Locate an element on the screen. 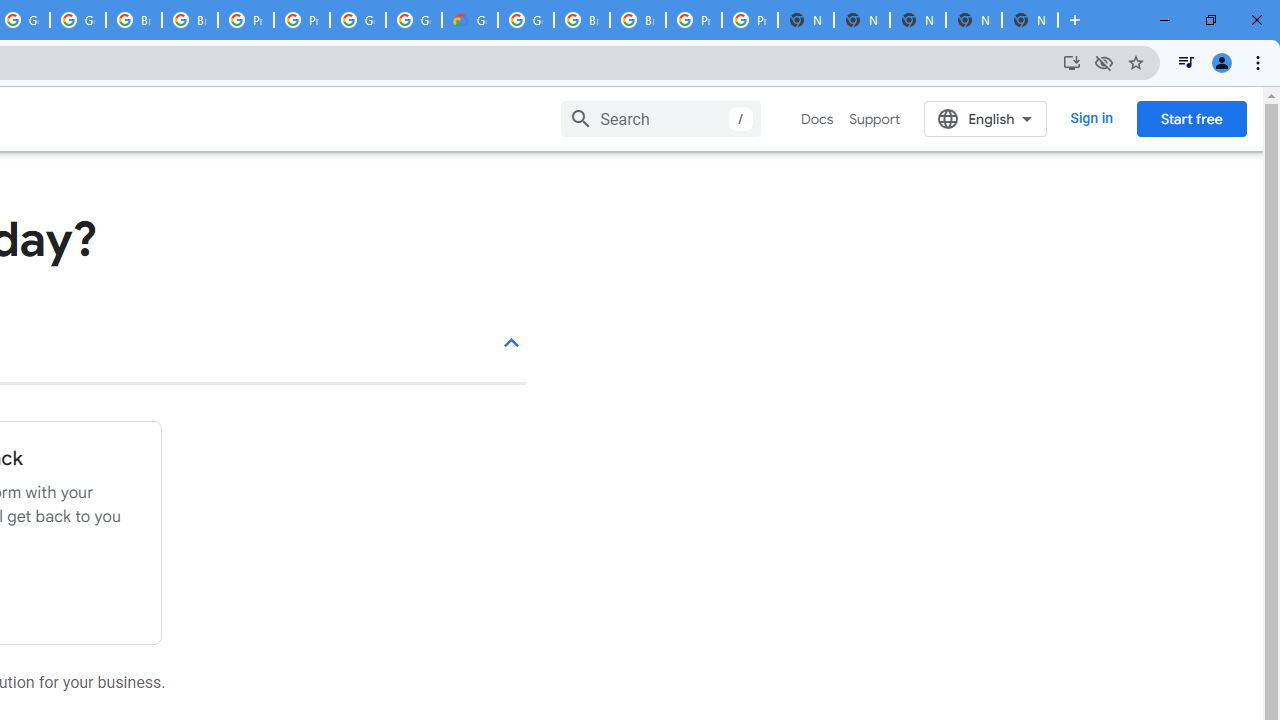 This screenshot has width=1280, height=720. 'Support' is located at coordinates (874, 119).